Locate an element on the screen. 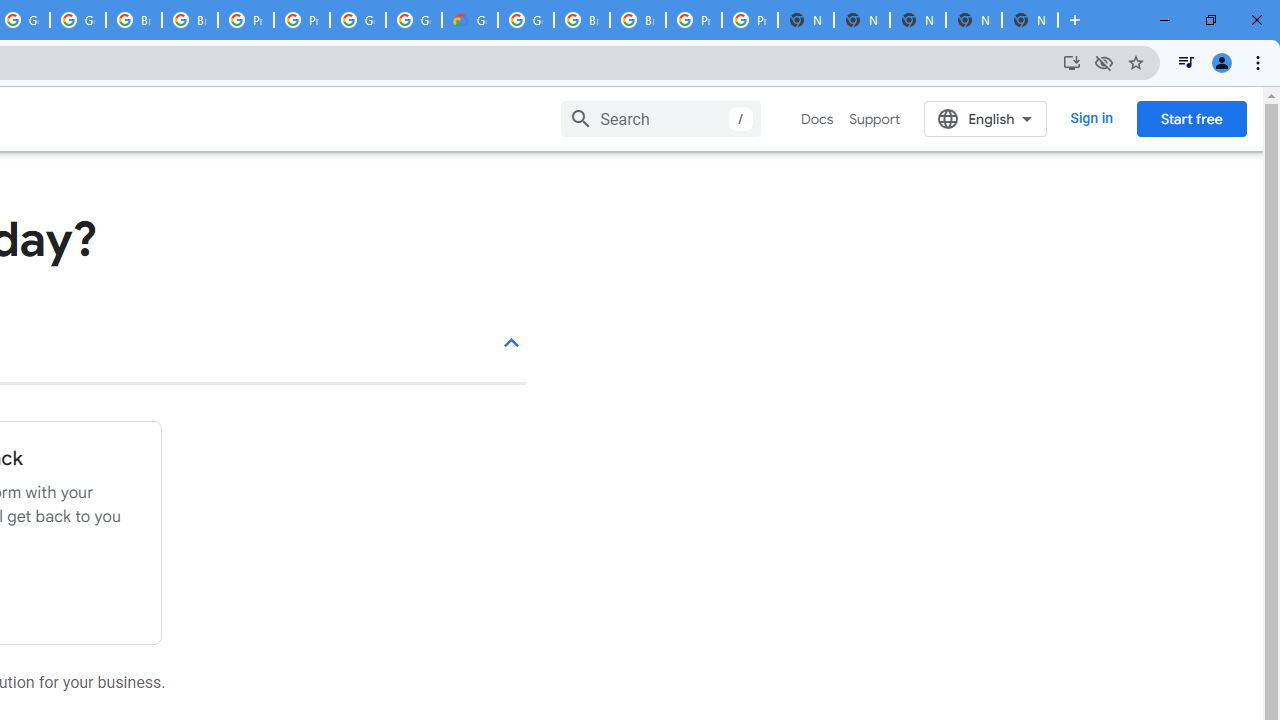 This screenshot has width=1280, height=720. 'Support' is located at coordinates (874, 119).